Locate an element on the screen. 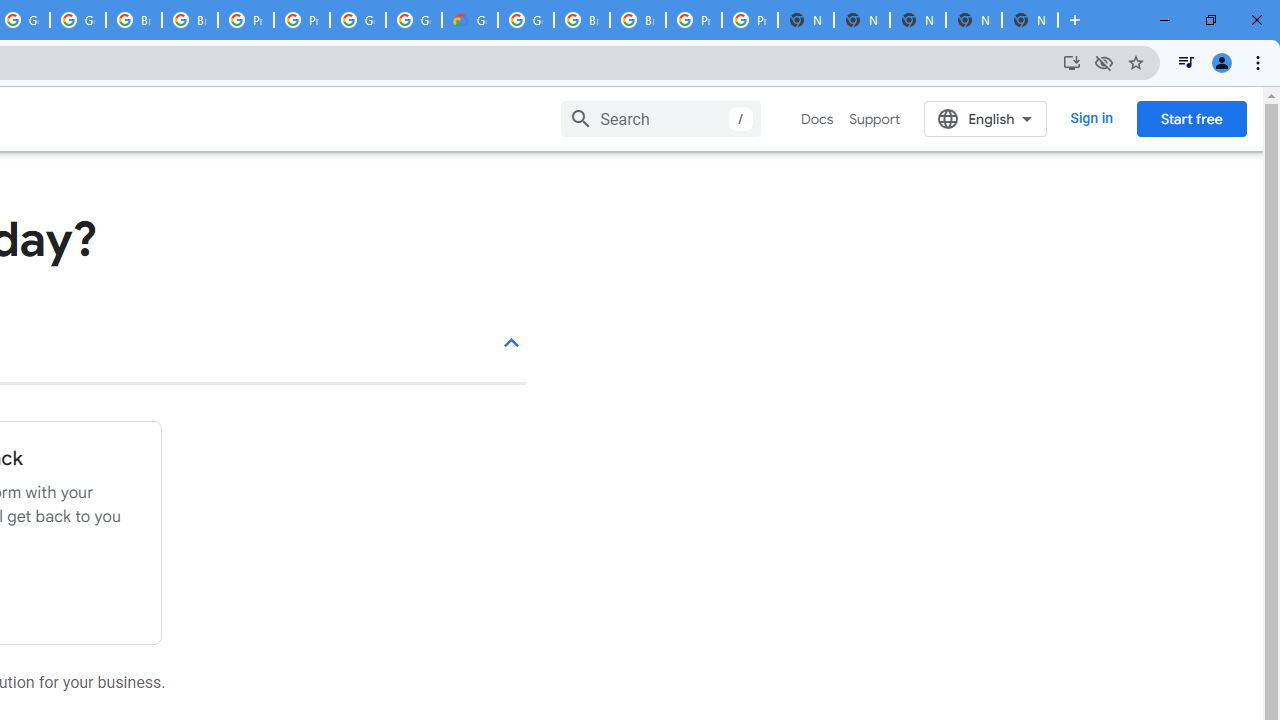 This screenshot has width=1280, height=720. 'Support' is located at coordinates (874, 119).